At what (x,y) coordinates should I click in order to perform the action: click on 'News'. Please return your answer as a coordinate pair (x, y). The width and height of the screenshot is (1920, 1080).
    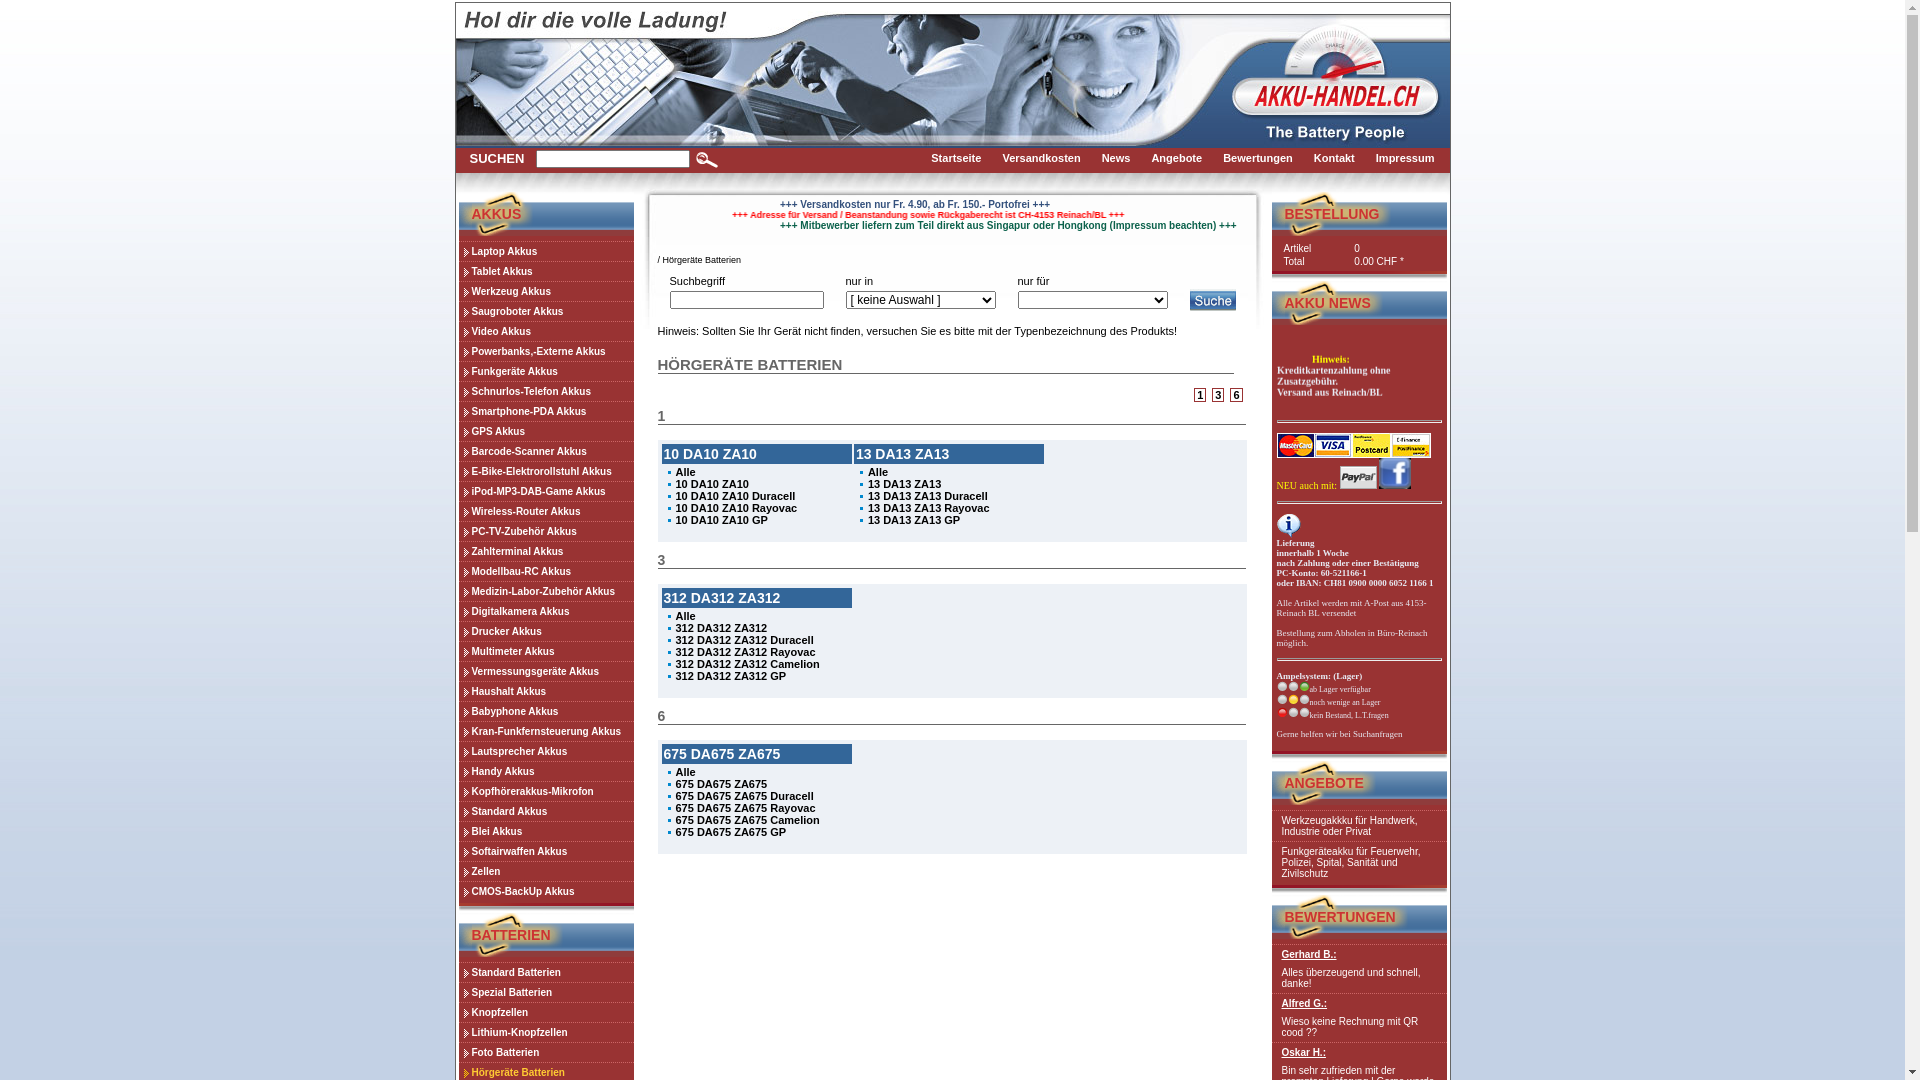
    Looking at the image, I should click on (1122, 158).